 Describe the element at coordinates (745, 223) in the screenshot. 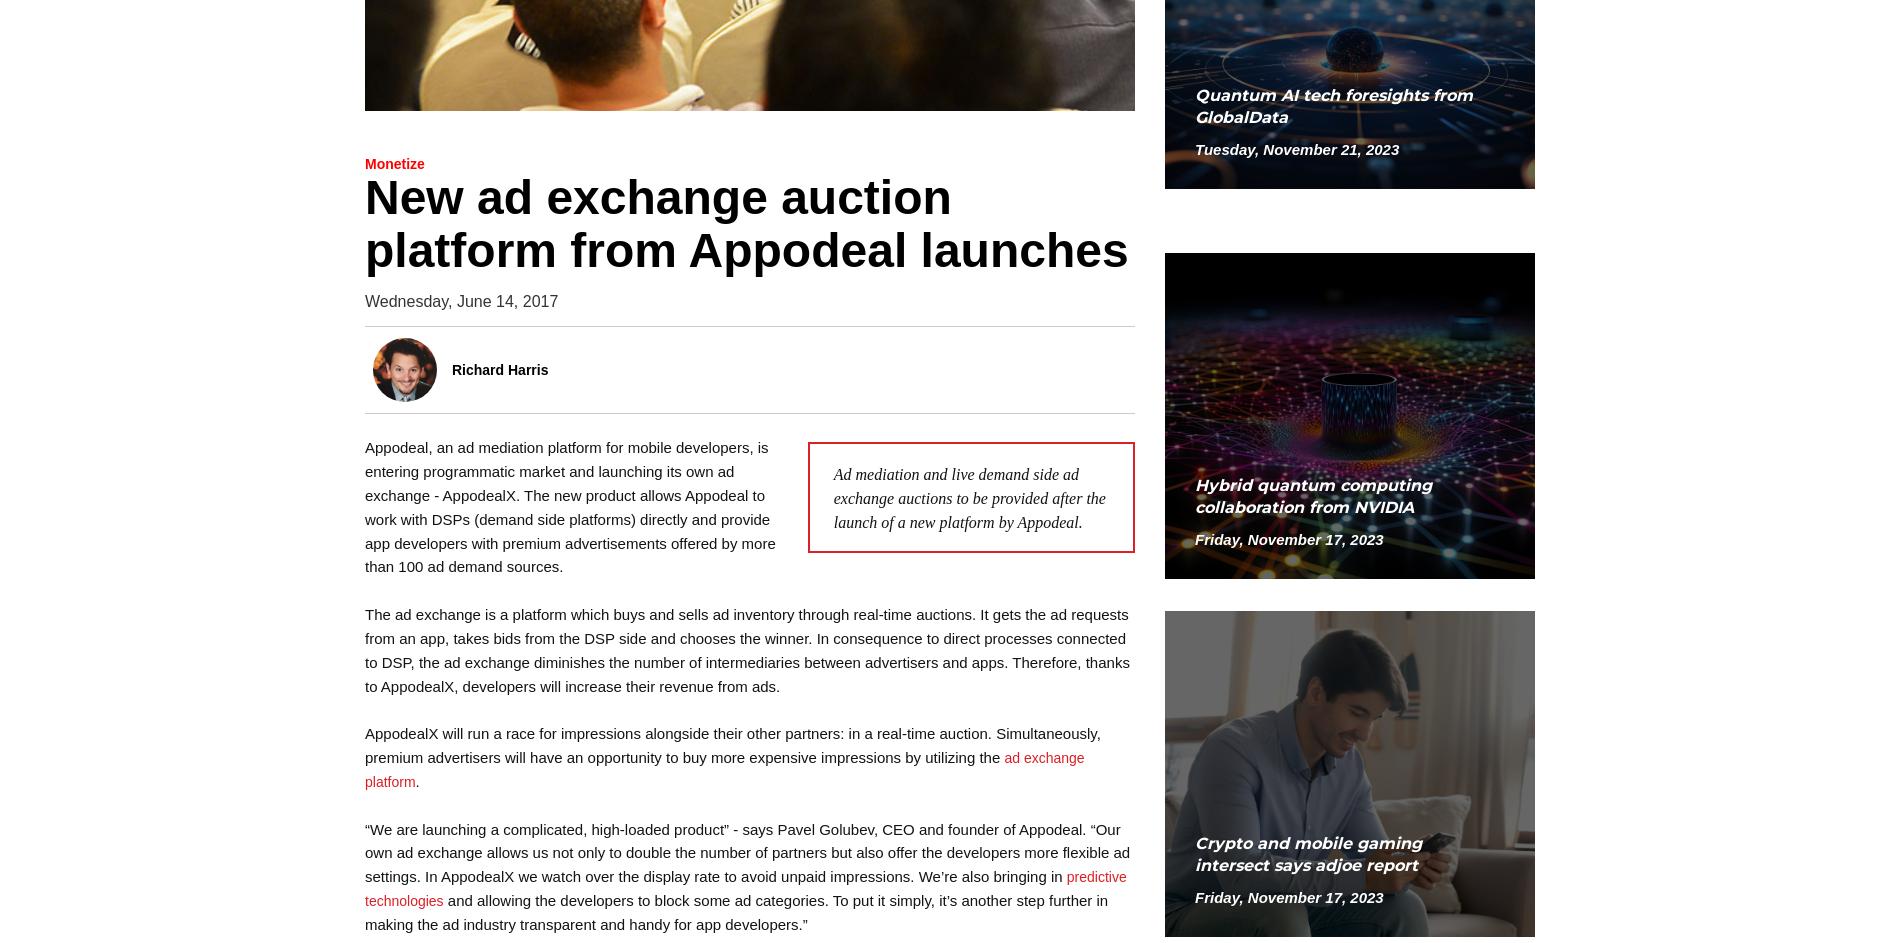

I see `'New ad exchange auction platform from Appodeal launches'` at that location.